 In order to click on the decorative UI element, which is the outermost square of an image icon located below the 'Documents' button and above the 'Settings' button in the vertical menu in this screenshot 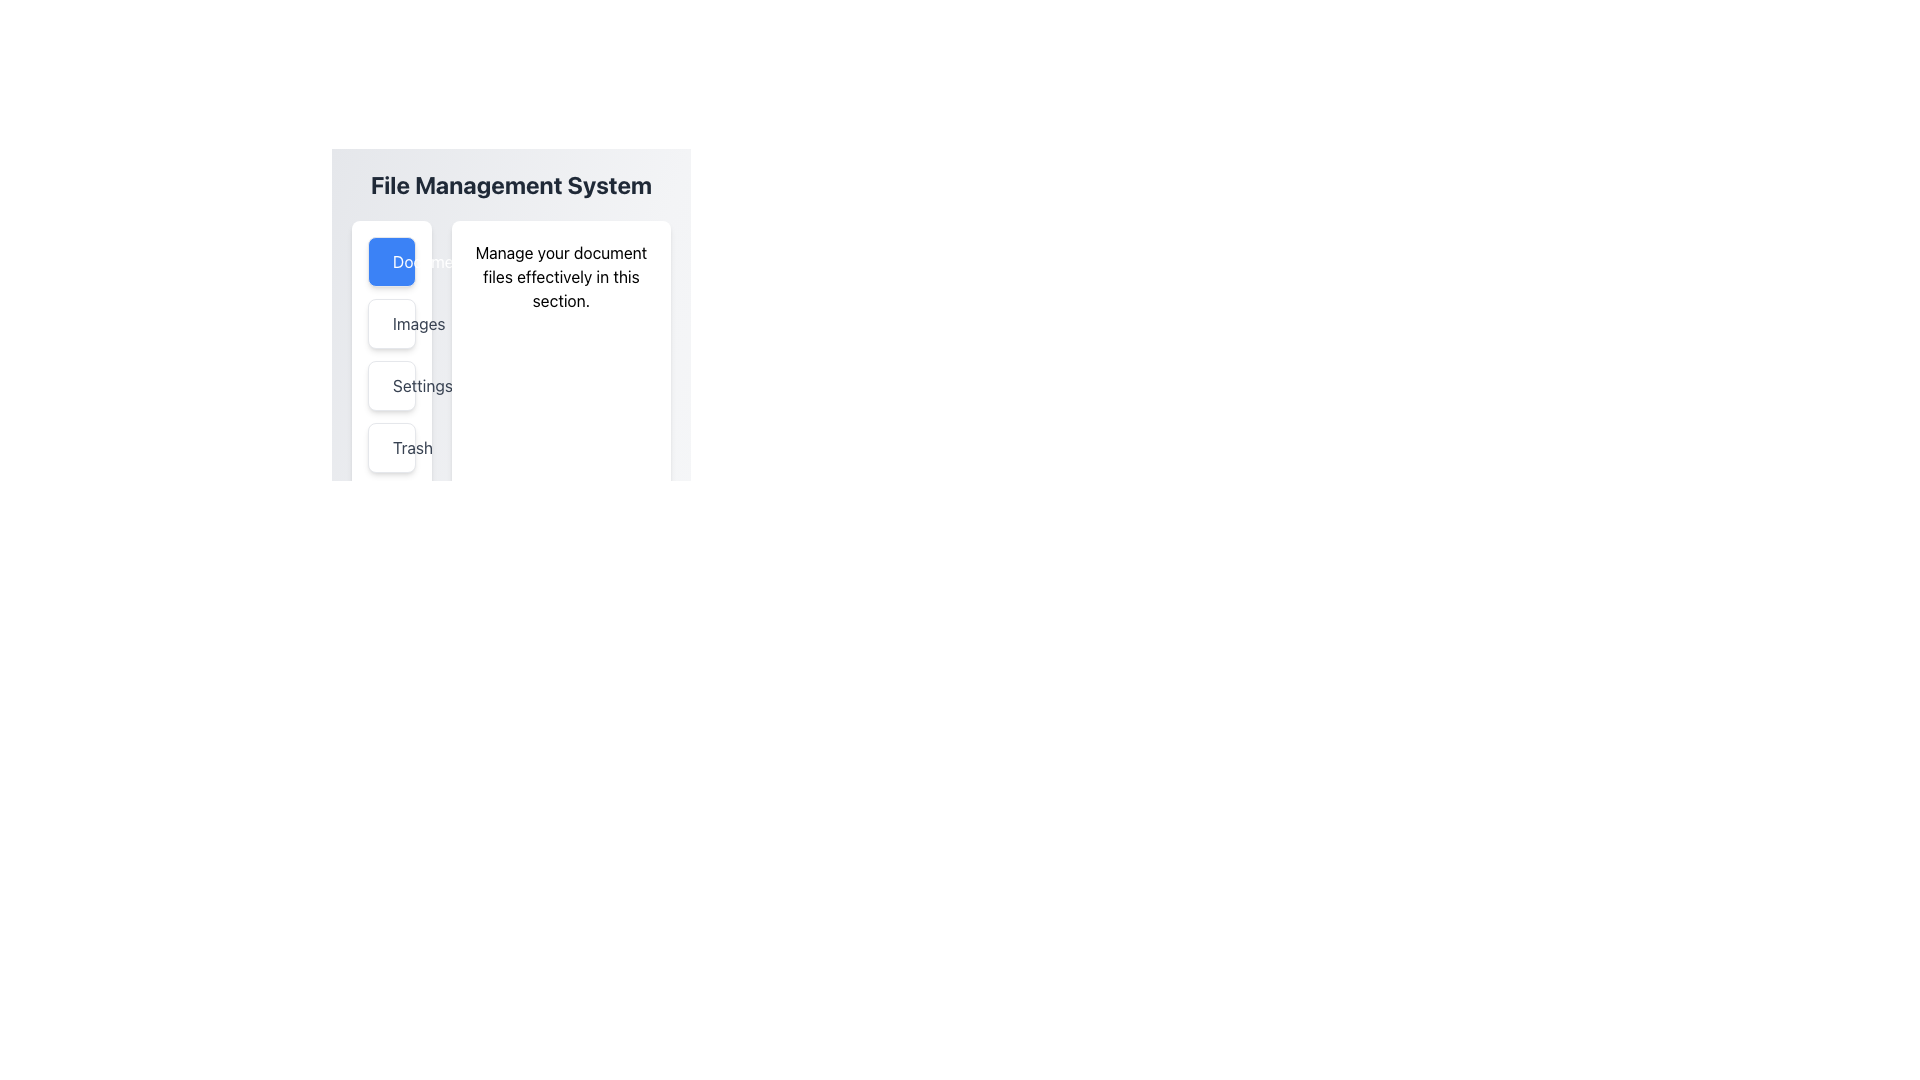, I will do `click(393, 323)`.